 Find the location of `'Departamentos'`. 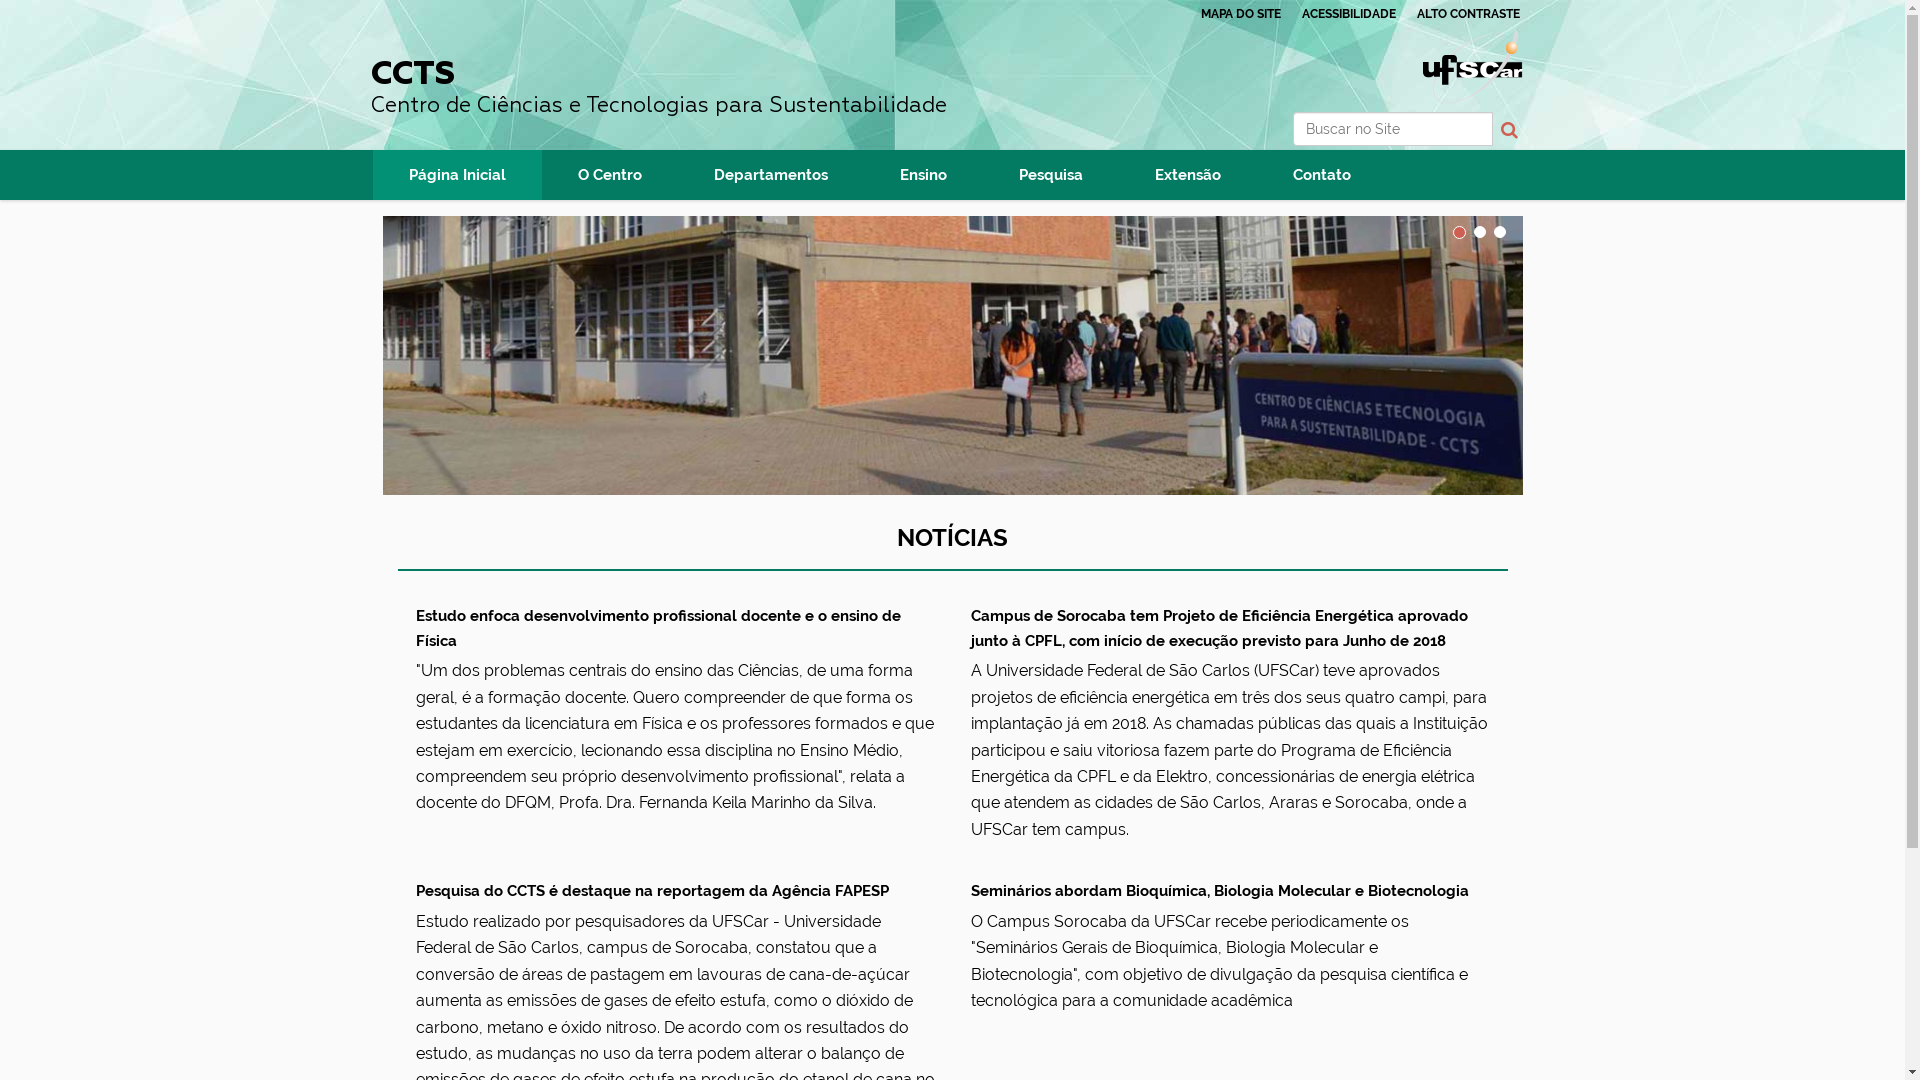

'Departamentos' is located at coordinates (770, 173).